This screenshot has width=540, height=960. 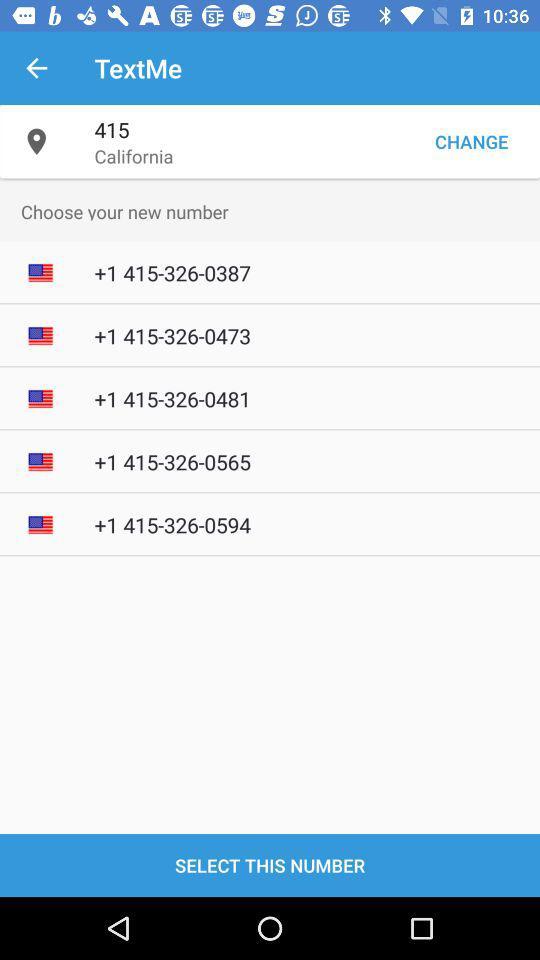 I want to click on the change, so click(x=471, y=140).